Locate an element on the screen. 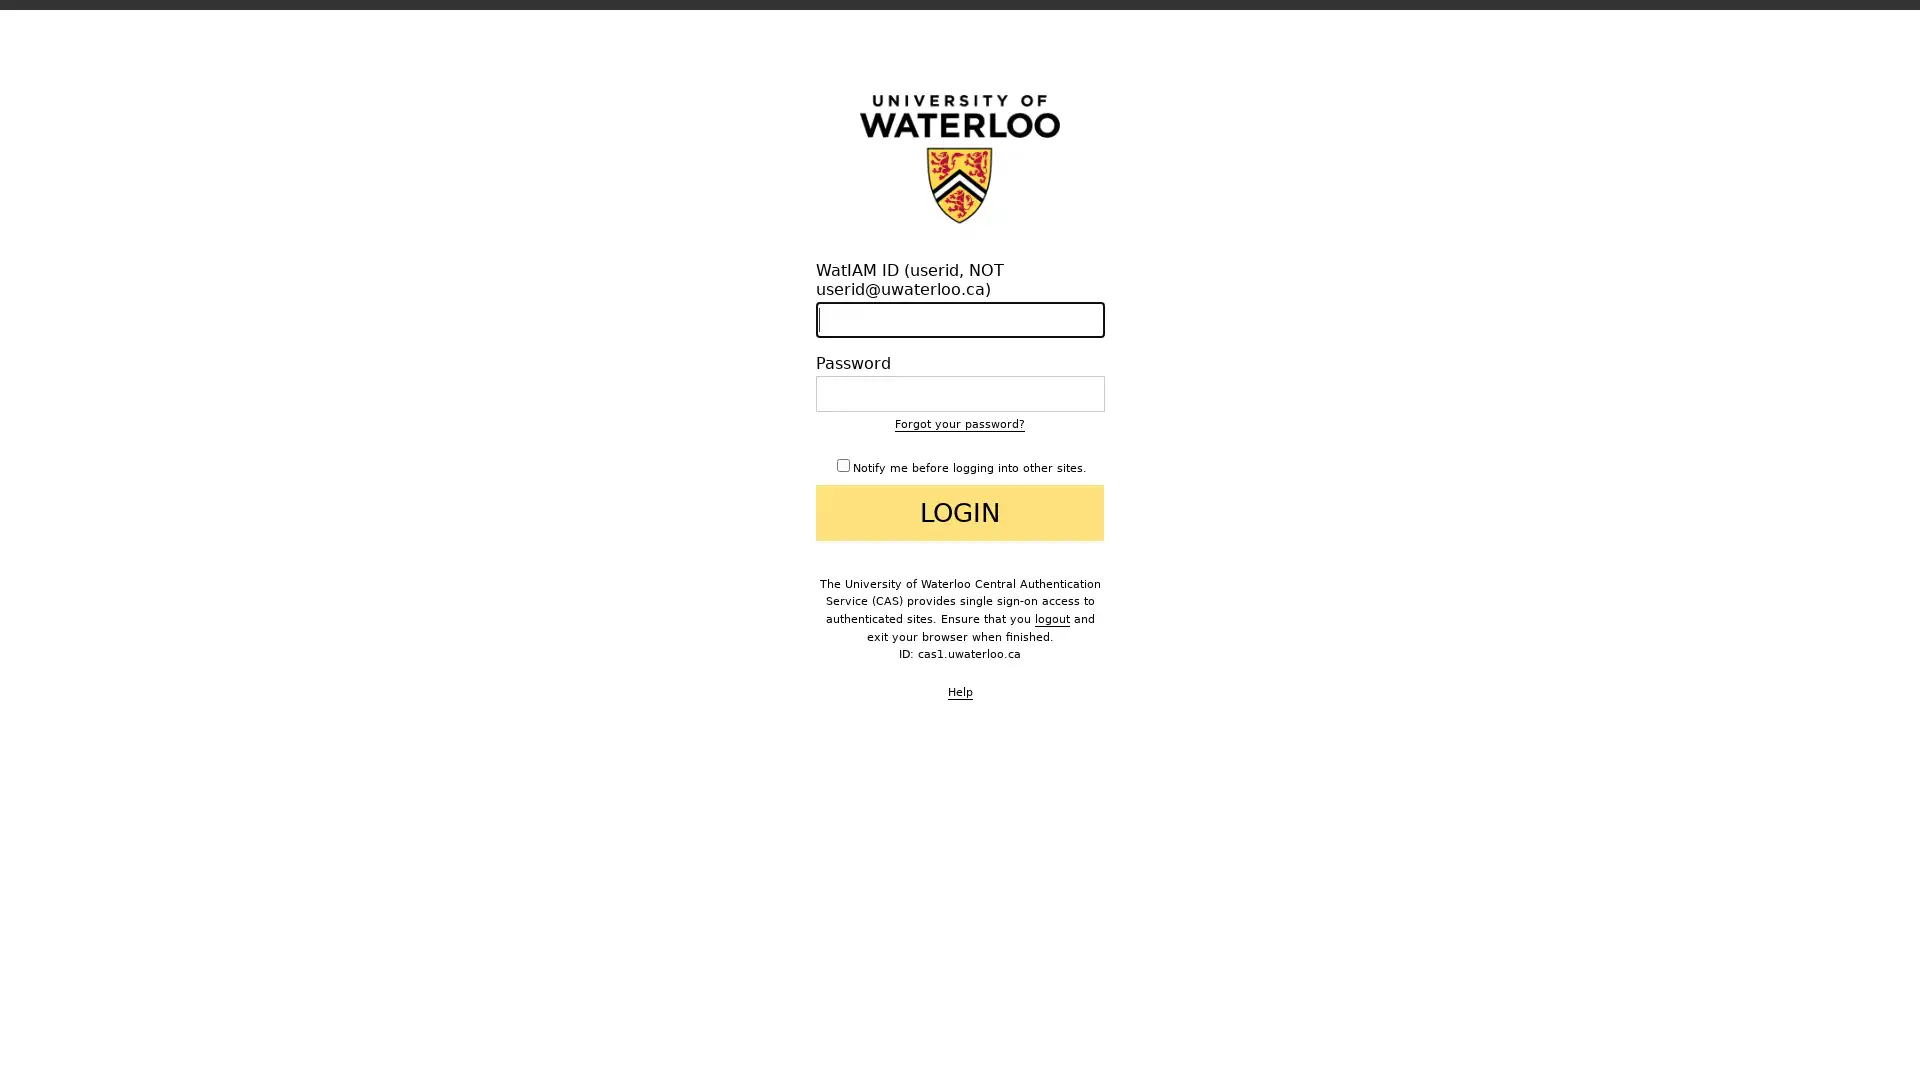  LOGIN is located at coordinates (960, 511).